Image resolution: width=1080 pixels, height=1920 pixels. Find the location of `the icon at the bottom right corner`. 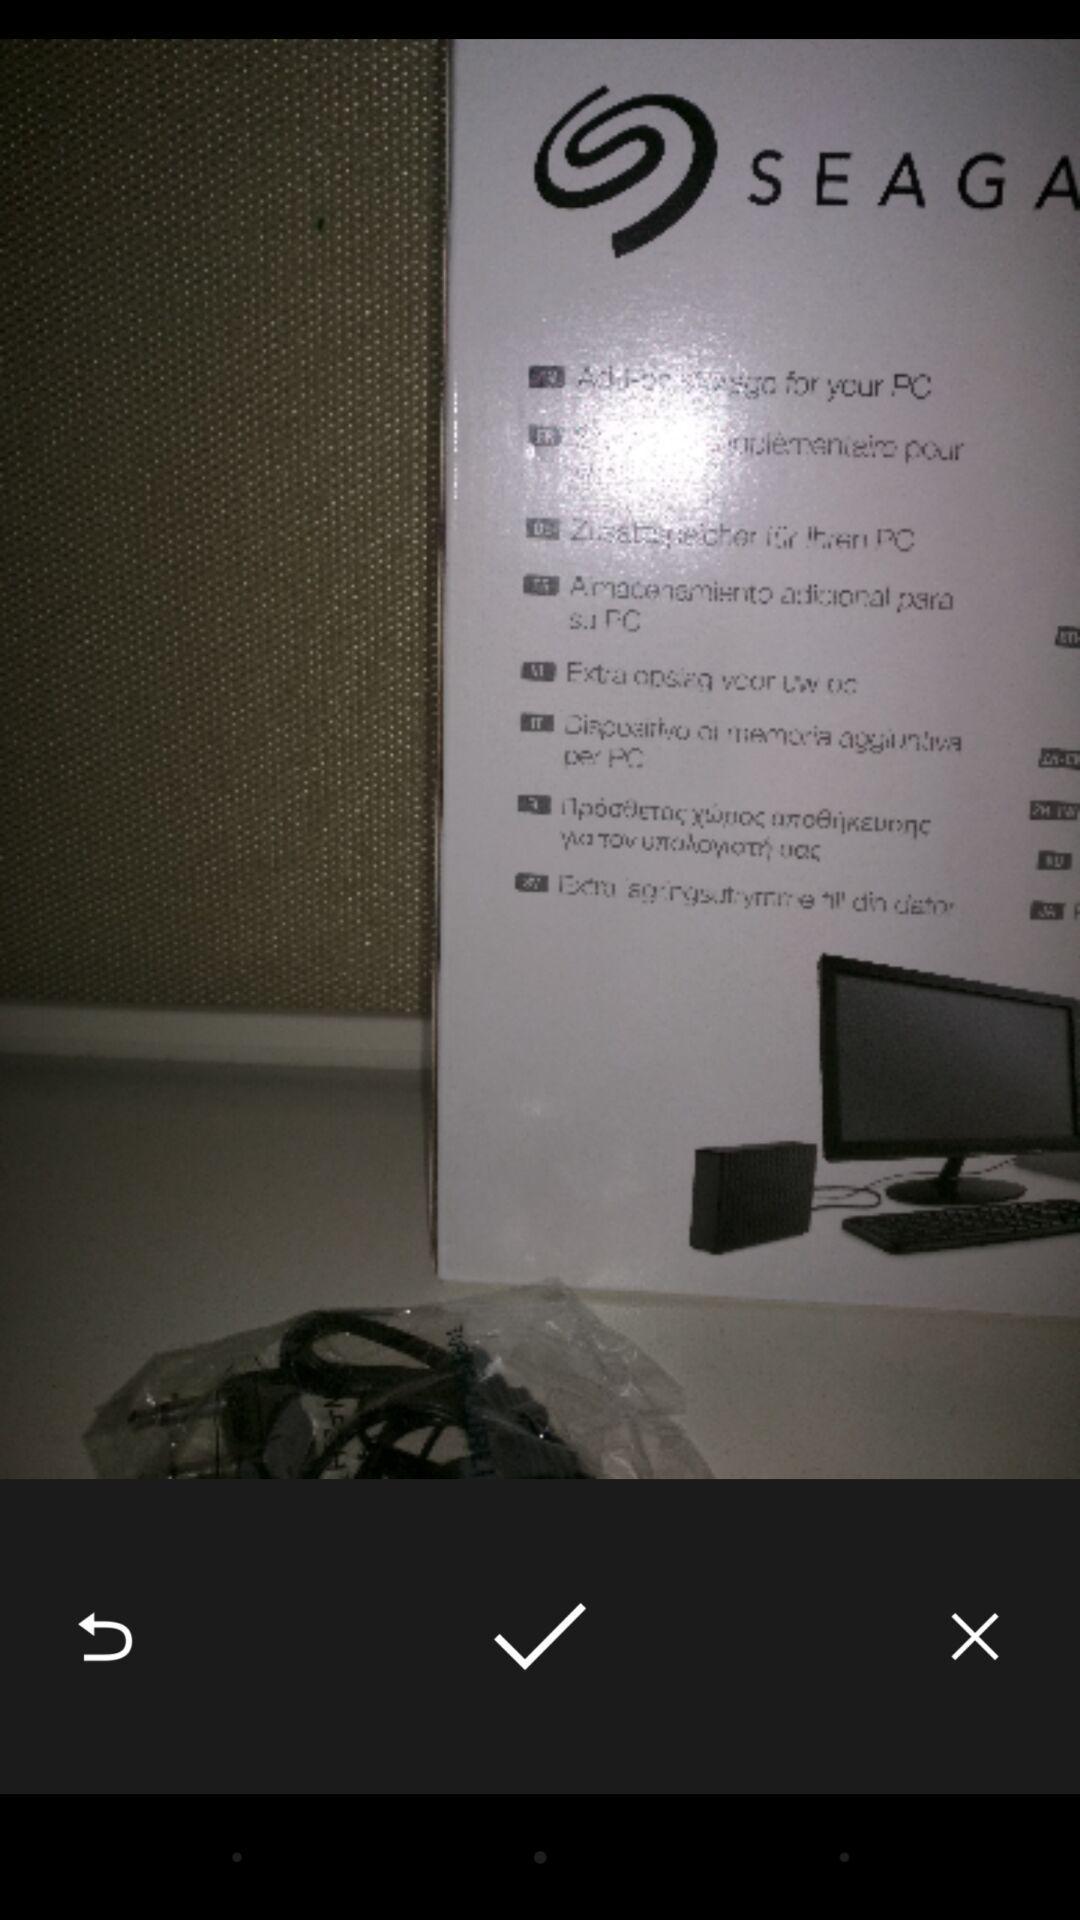

the icon at the bottom right corner is located at coordinates (974, 1636).